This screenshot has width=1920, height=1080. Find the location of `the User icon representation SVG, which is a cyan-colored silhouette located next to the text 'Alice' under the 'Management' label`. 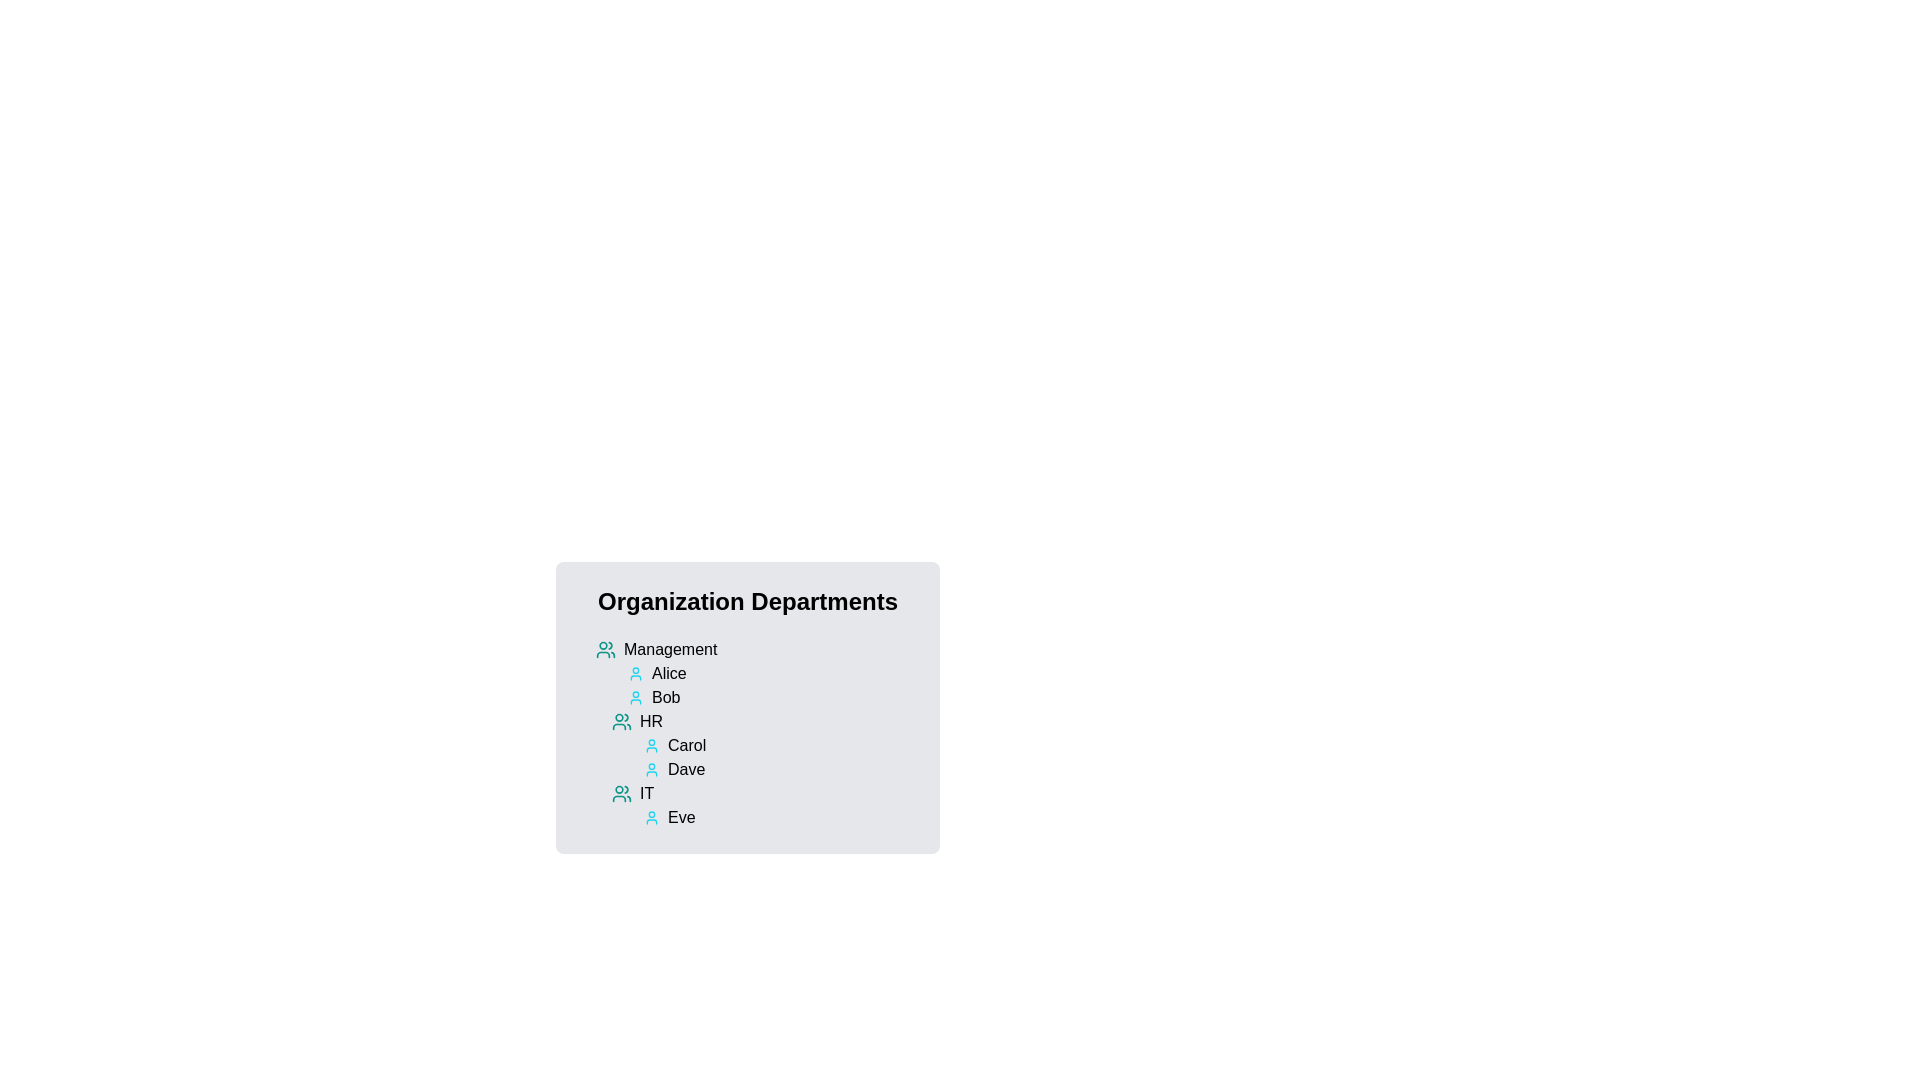

the User icon representation SVG, which is a cyan-colored silhouette located next to the text 'Alice' under the 'Management' label is located at coordinates (634, 674).